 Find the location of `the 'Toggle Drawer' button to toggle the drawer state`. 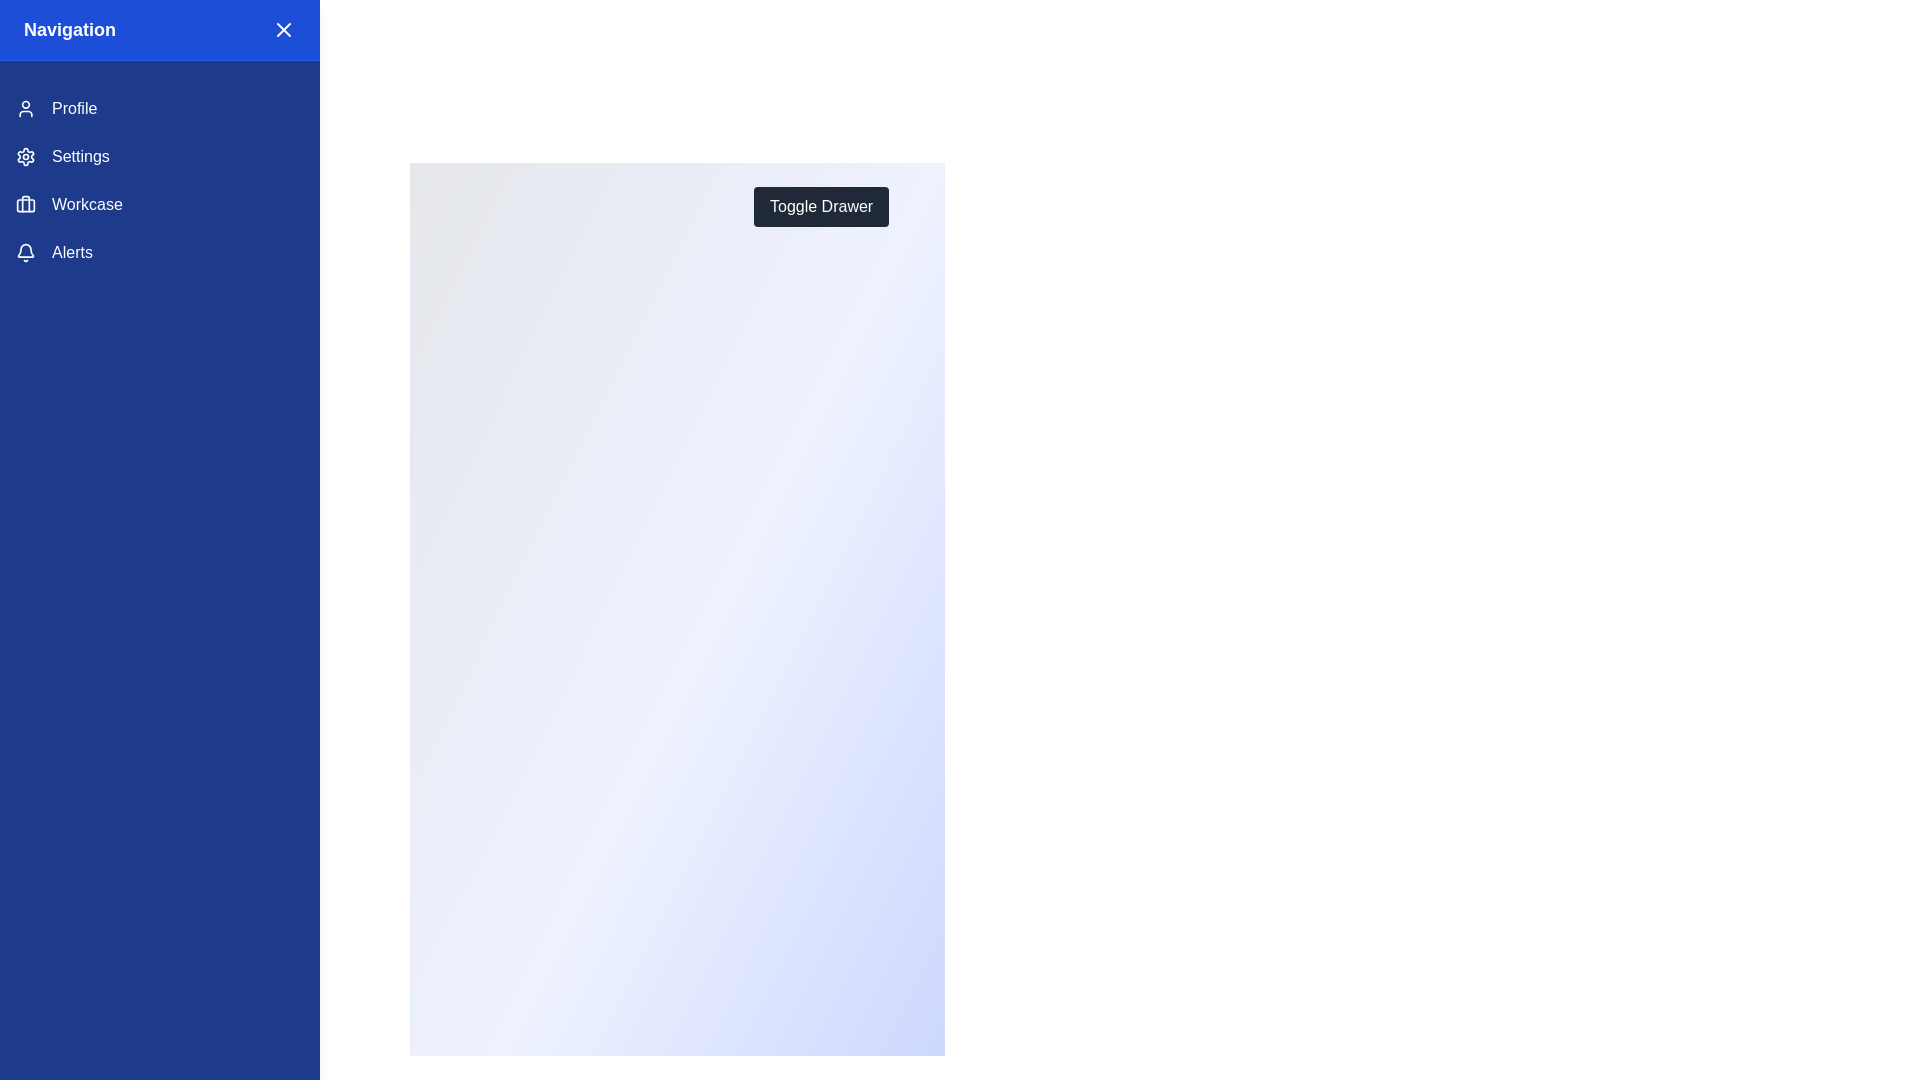

the 'Toggle Drawer' button to toggle the drawer state is located at coordinates (820, 207).